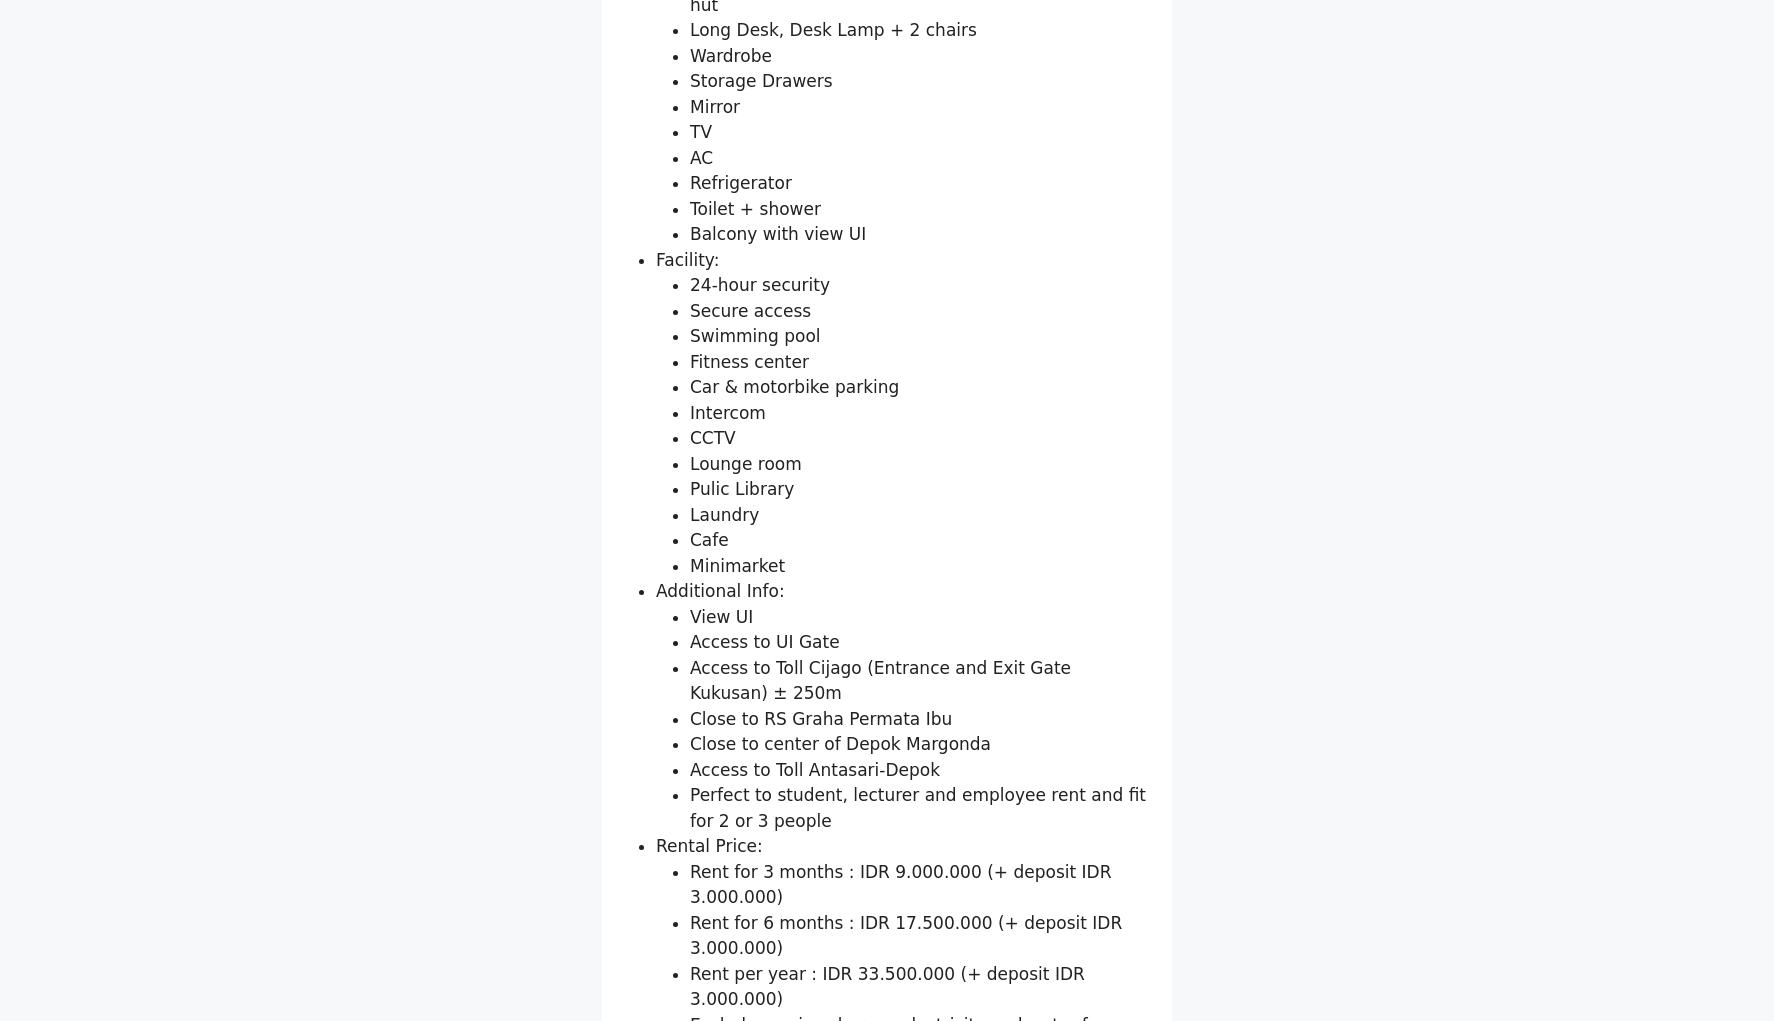  I want to click on 'Intercom', so click(690, 644).